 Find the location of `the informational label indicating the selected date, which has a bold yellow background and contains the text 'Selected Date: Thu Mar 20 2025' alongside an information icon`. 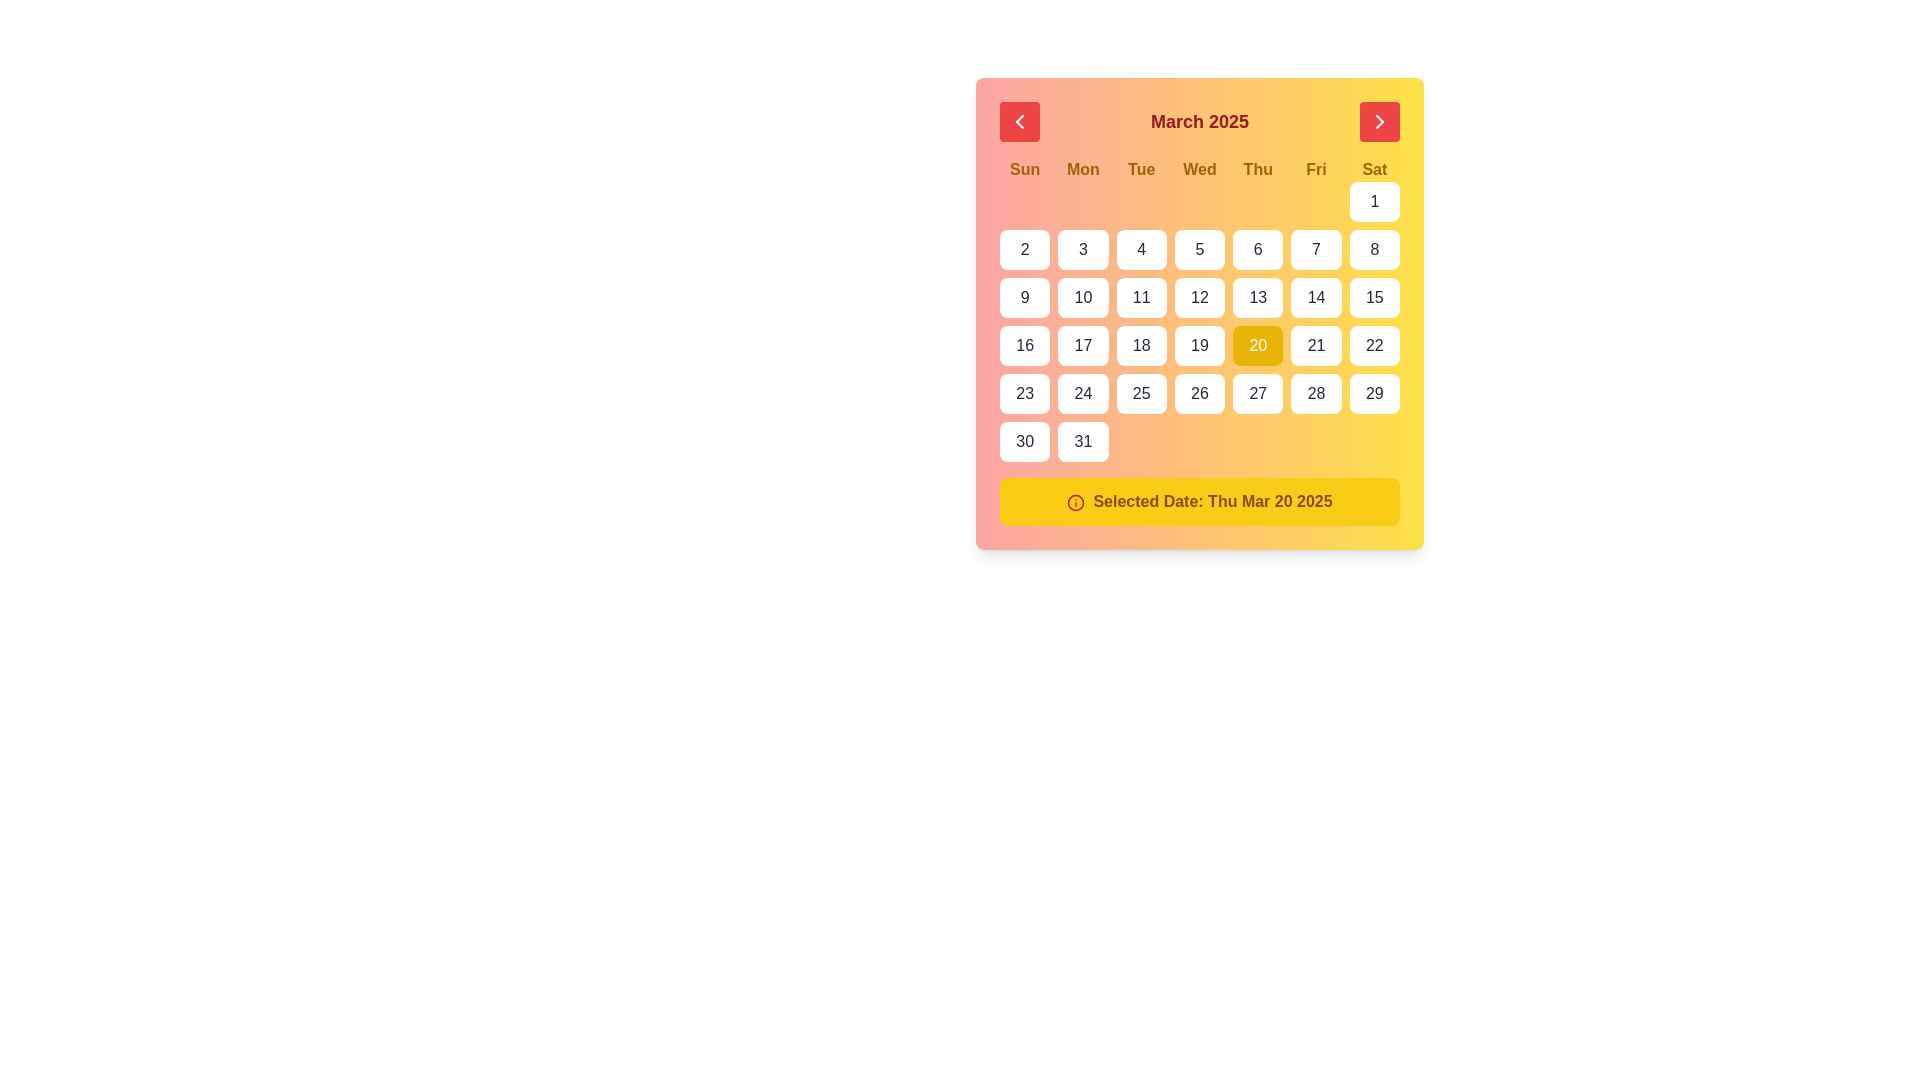

the informational label indicating the selected date, which has a bold yellow background and contains the text 'Selected Date: Thu Mar 20 2025' alongside an information icon is located at coordinates (1200, 500).